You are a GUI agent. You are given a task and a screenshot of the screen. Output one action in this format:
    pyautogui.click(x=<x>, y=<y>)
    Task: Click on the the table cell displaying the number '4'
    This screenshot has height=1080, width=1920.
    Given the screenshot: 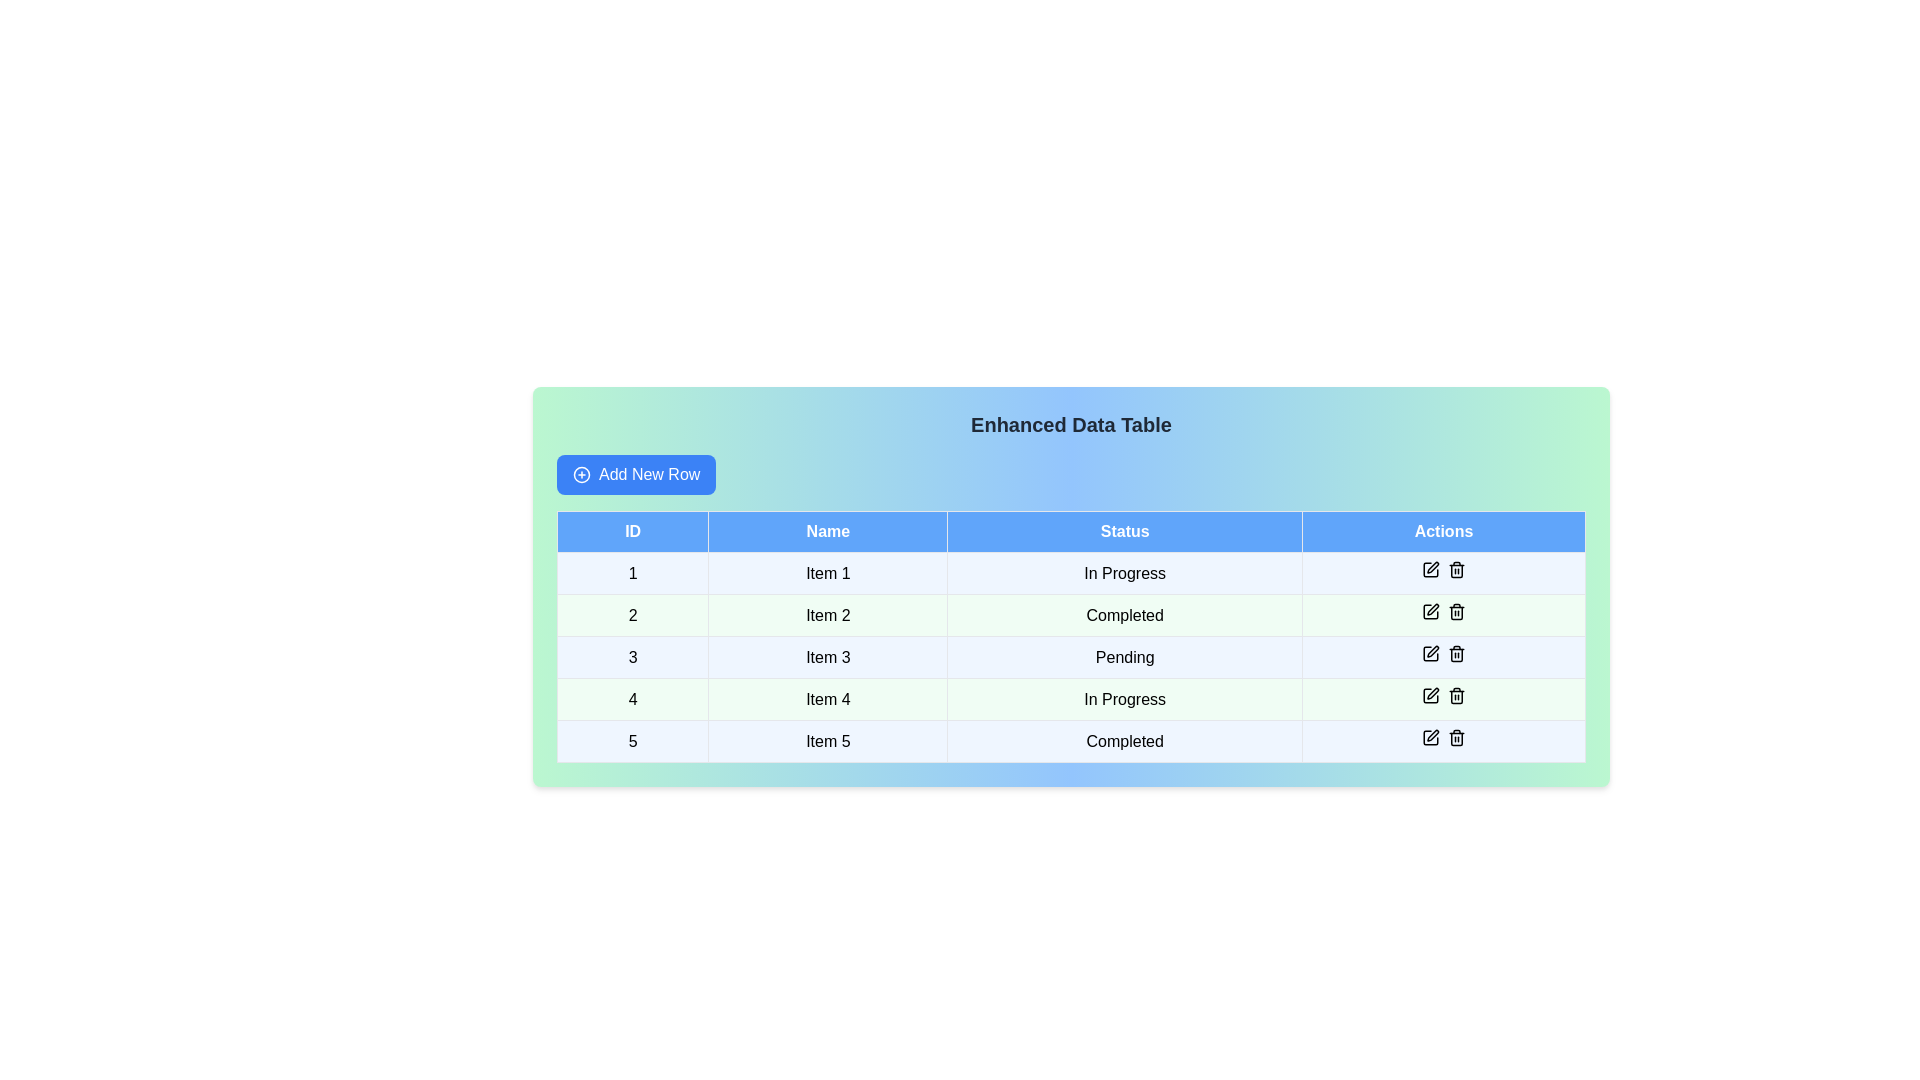 What is the action you would take?
    pyautogui.click(x=632, y=698)
    